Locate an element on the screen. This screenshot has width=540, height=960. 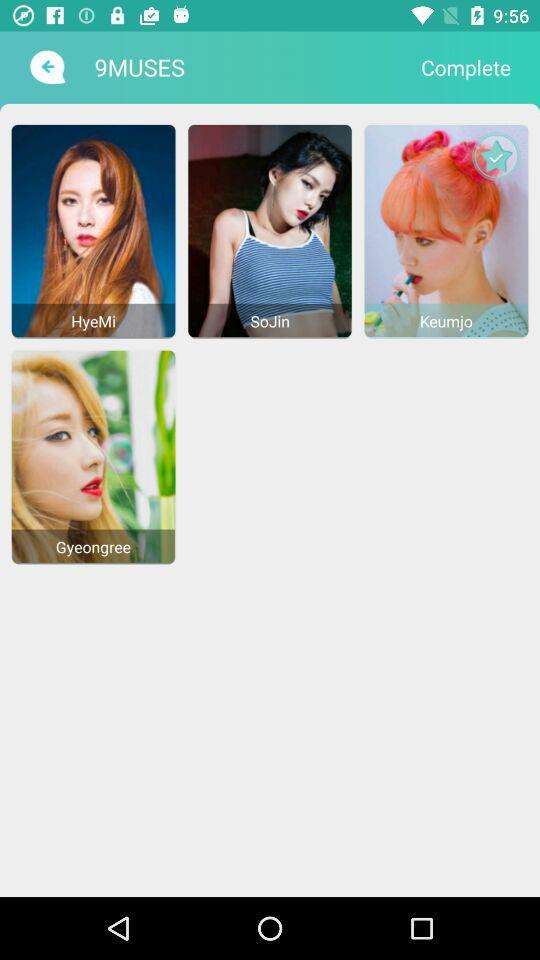
icon to the left of the 9muses icon is located at coordinates (45, 67).